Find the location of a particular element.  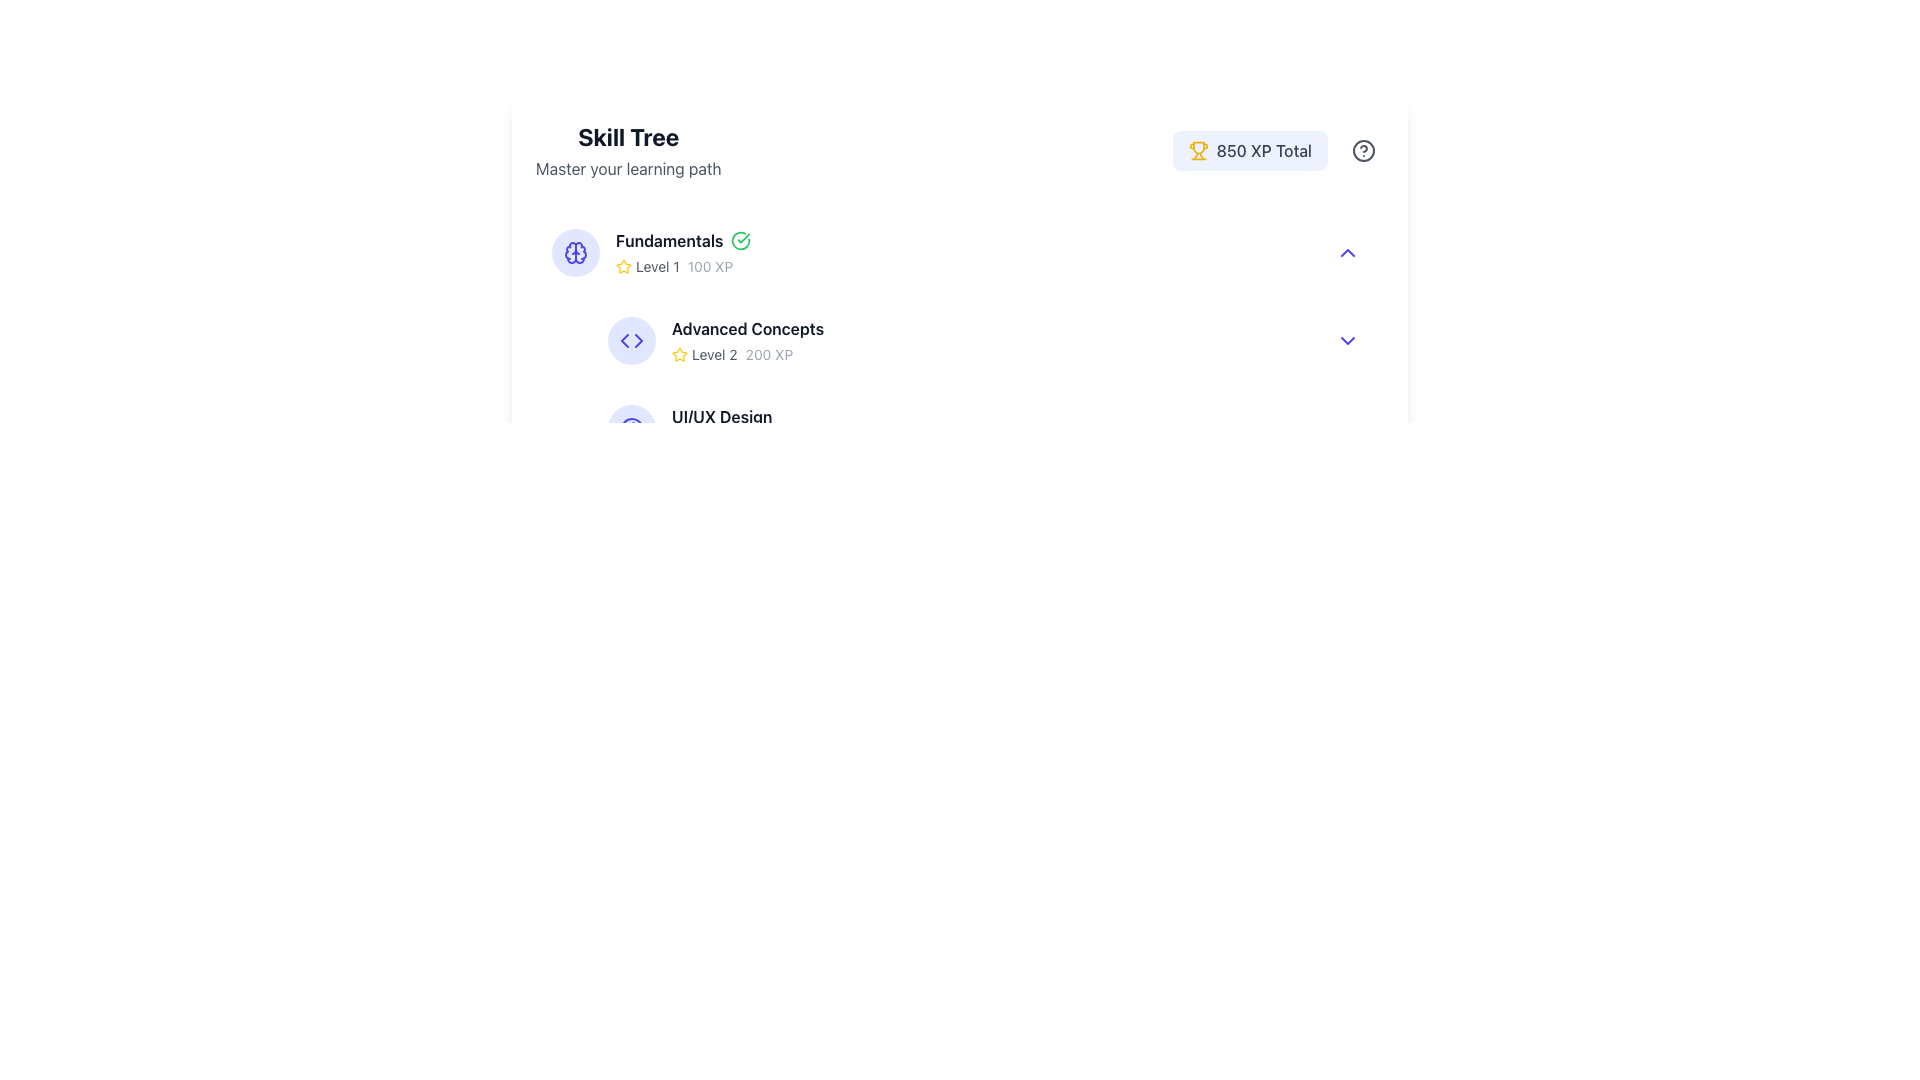

the right-pointing arrow symbol in the skill tree interface is located at coordinates (637, 339).